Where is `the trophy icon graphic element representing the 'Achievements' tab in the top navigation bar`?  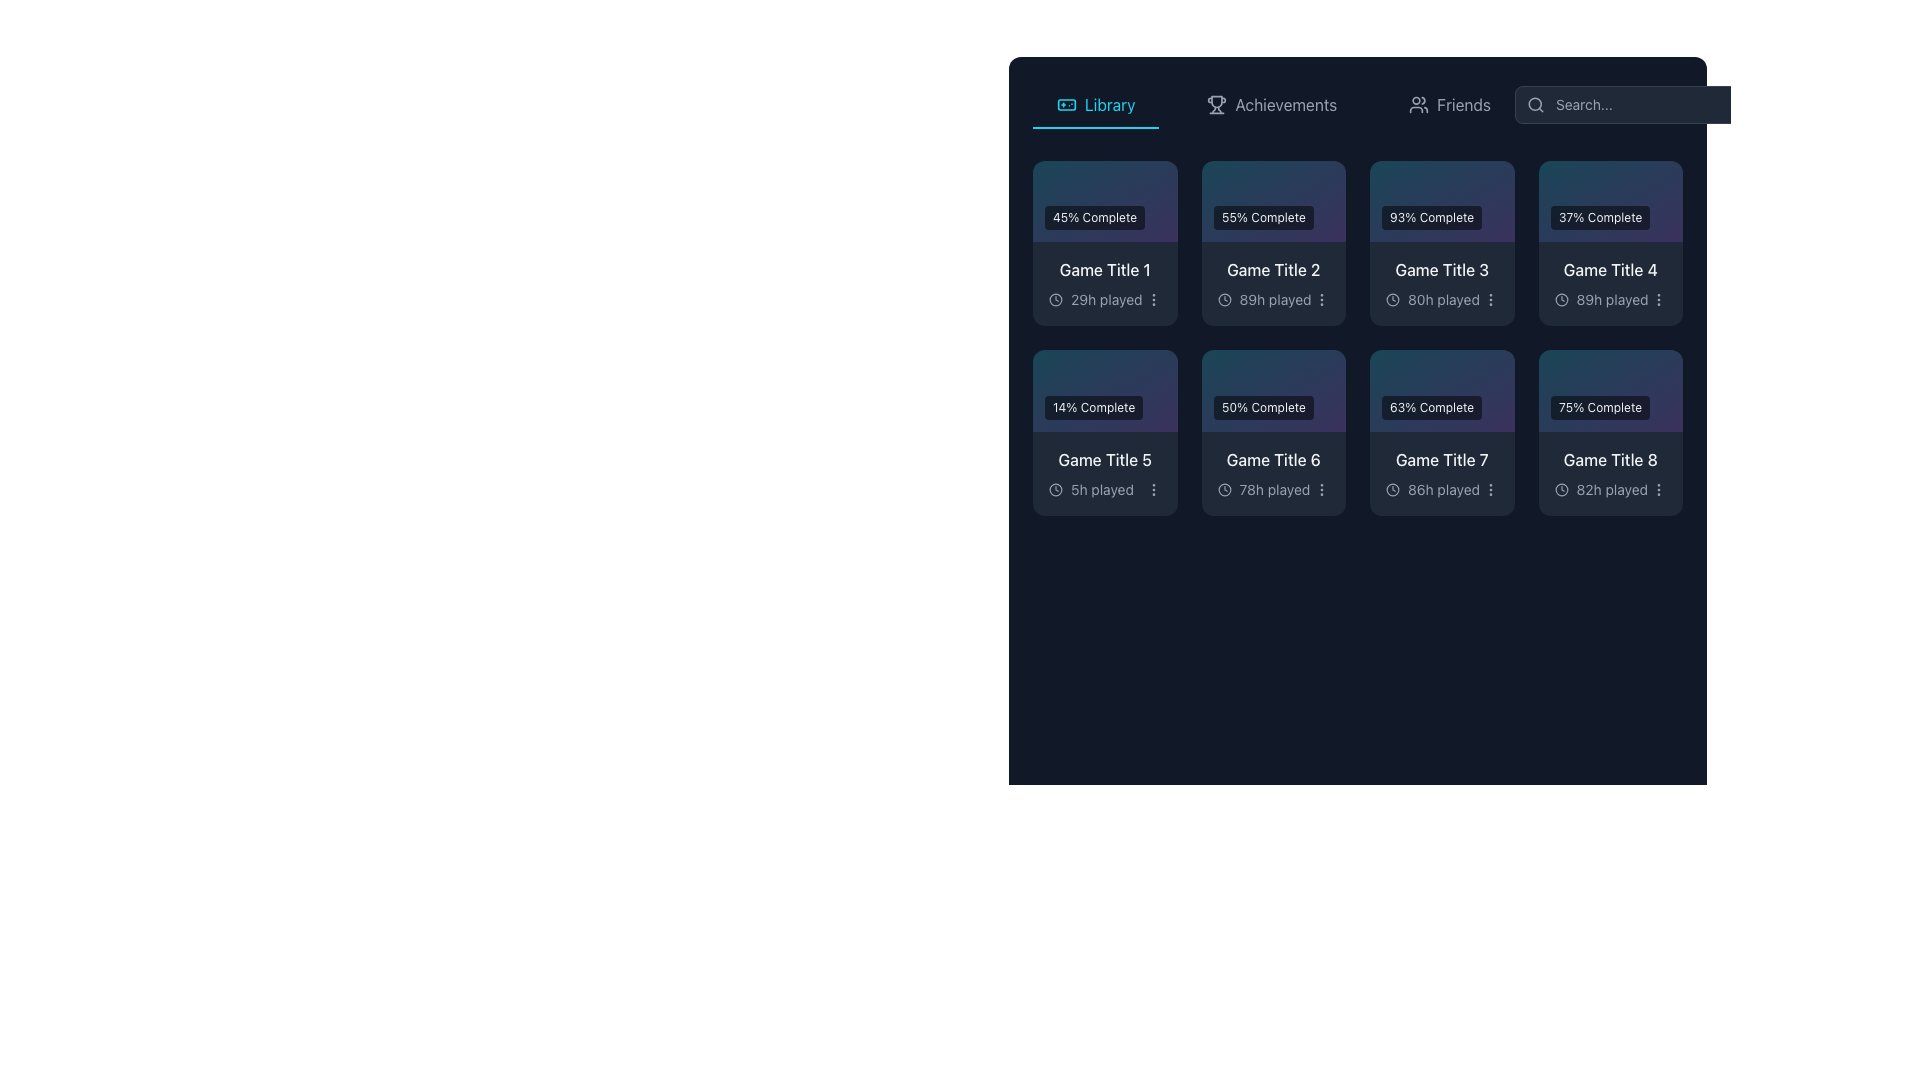
the trophy icon graphic element representing the 'Achievements' tab in the top navigation bar is located at coordinates (1216, 102).